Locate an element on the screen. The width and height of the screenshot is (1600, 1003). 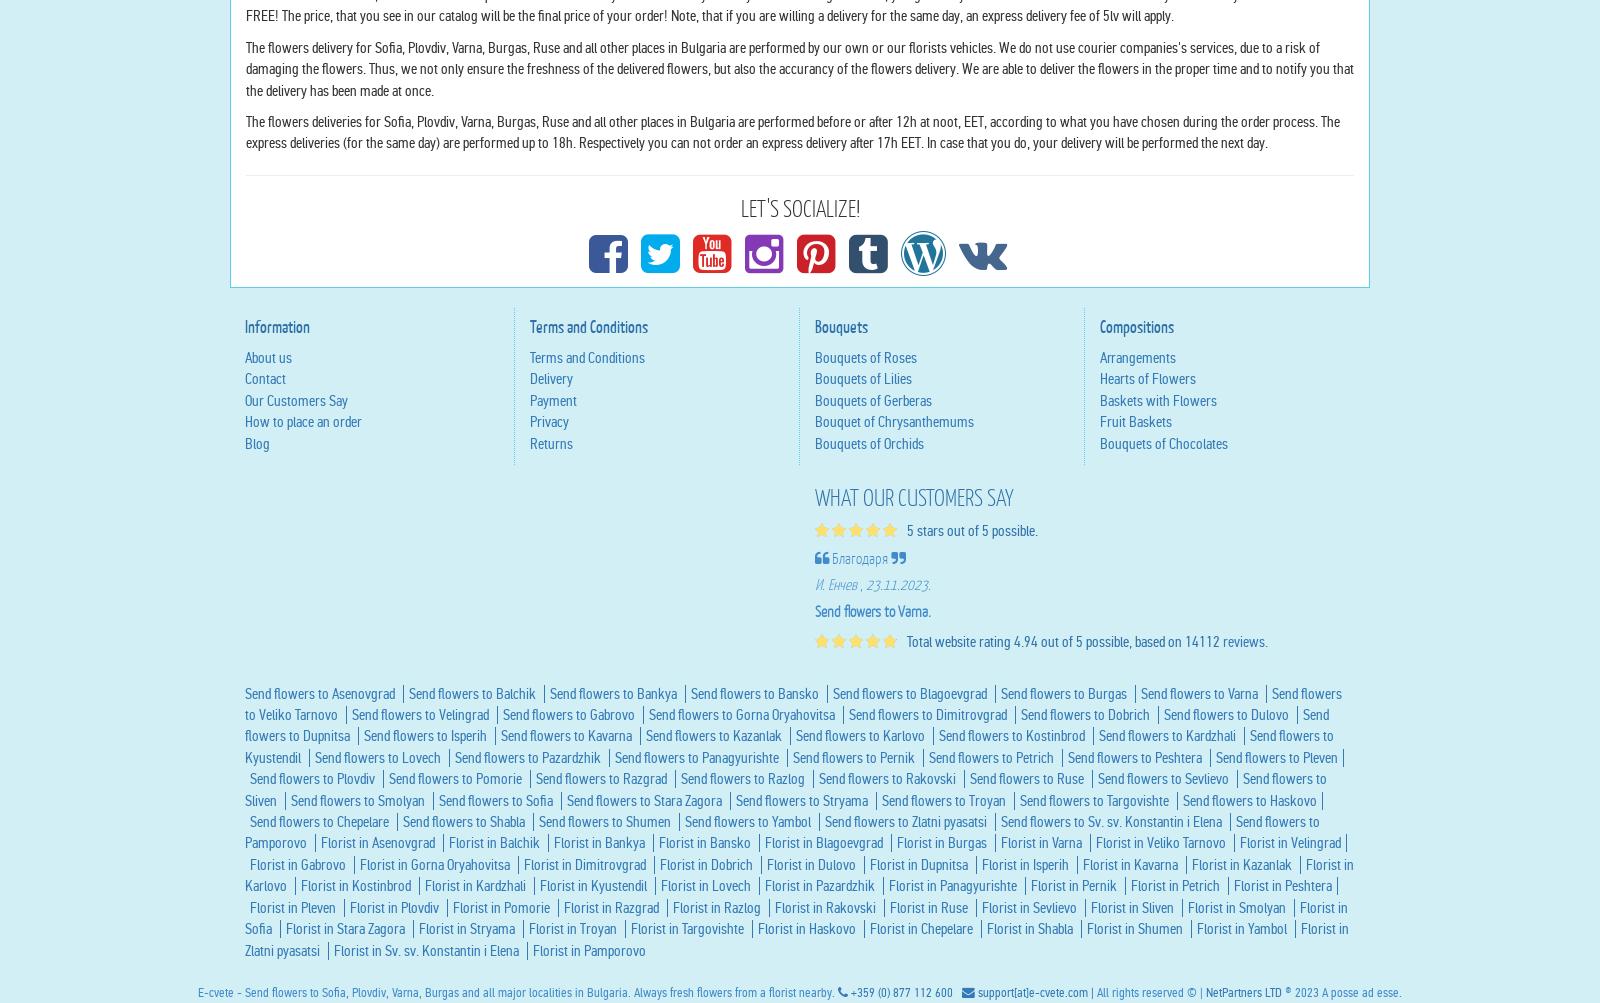
'Send flowers to Bankya' is located at coordinates (615, 885).